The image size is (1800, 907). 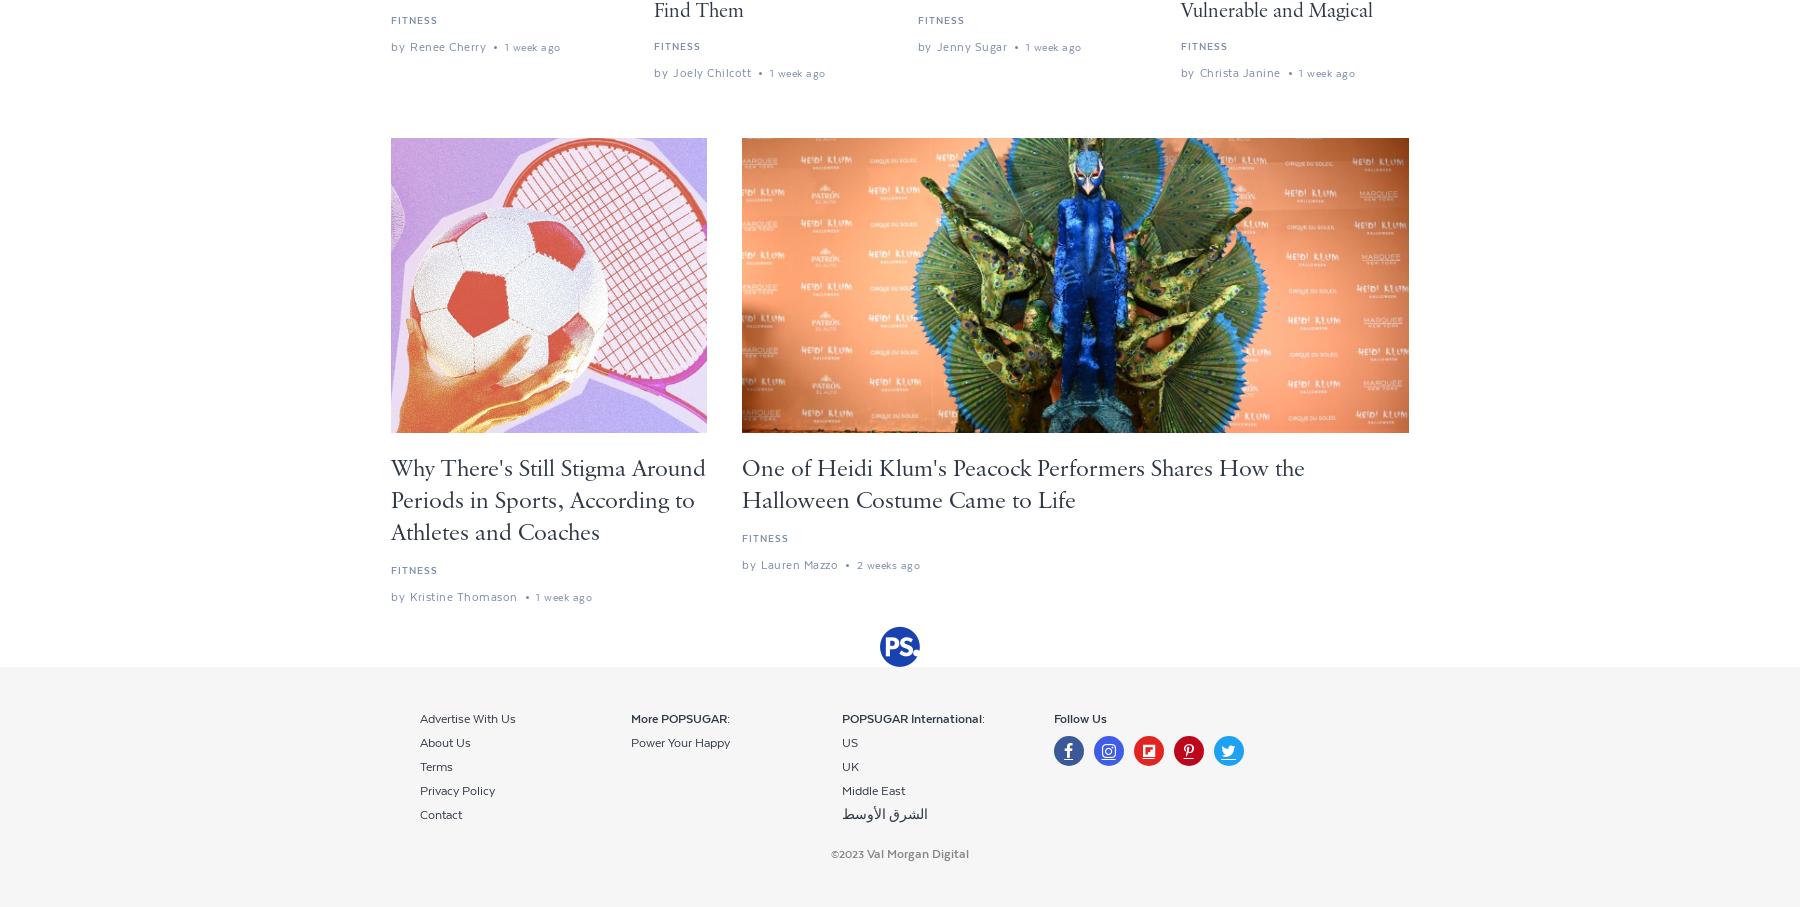 What do you see at coordinates (917, 853) in the screenshot?
I see `'Val Morgan Digital'` at bounding box center [917, 853].